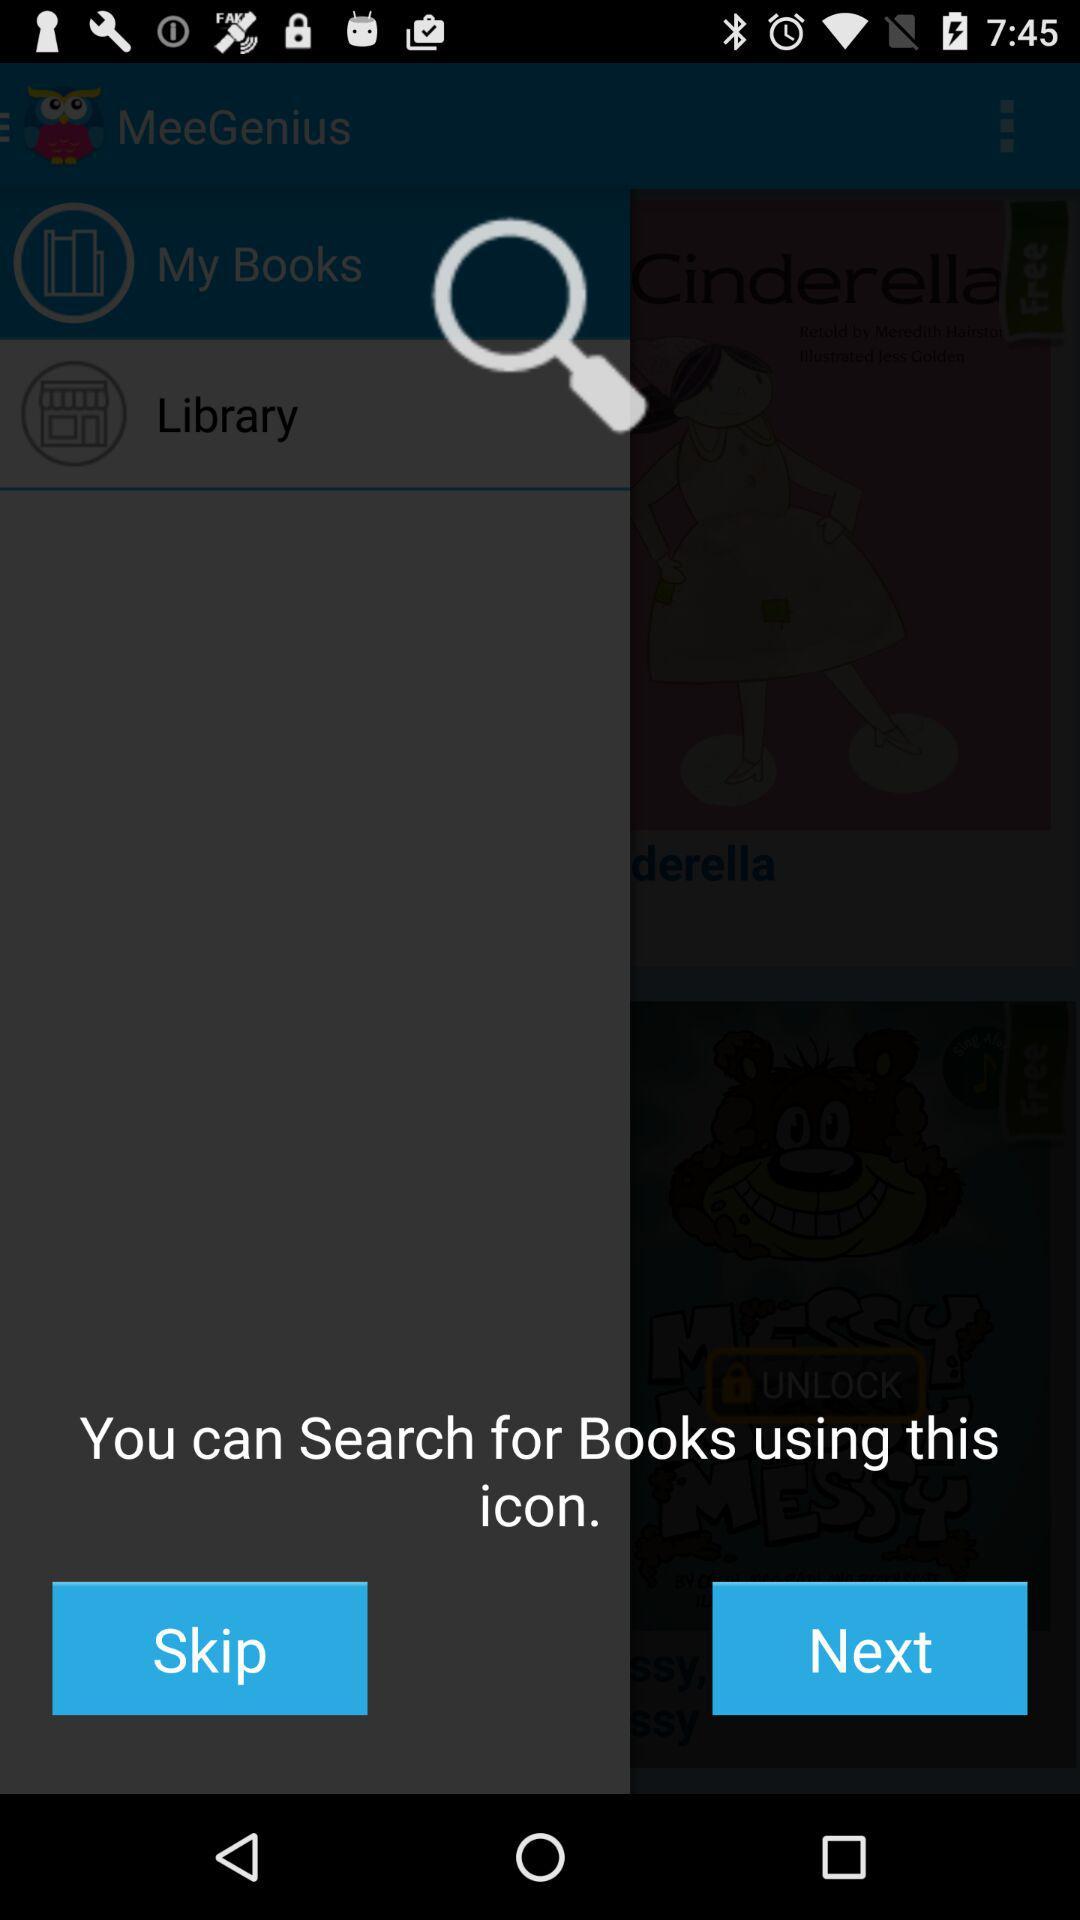  Describe the element at coordinates (209, 1648) in the screenshot. I see `skip` at that location.